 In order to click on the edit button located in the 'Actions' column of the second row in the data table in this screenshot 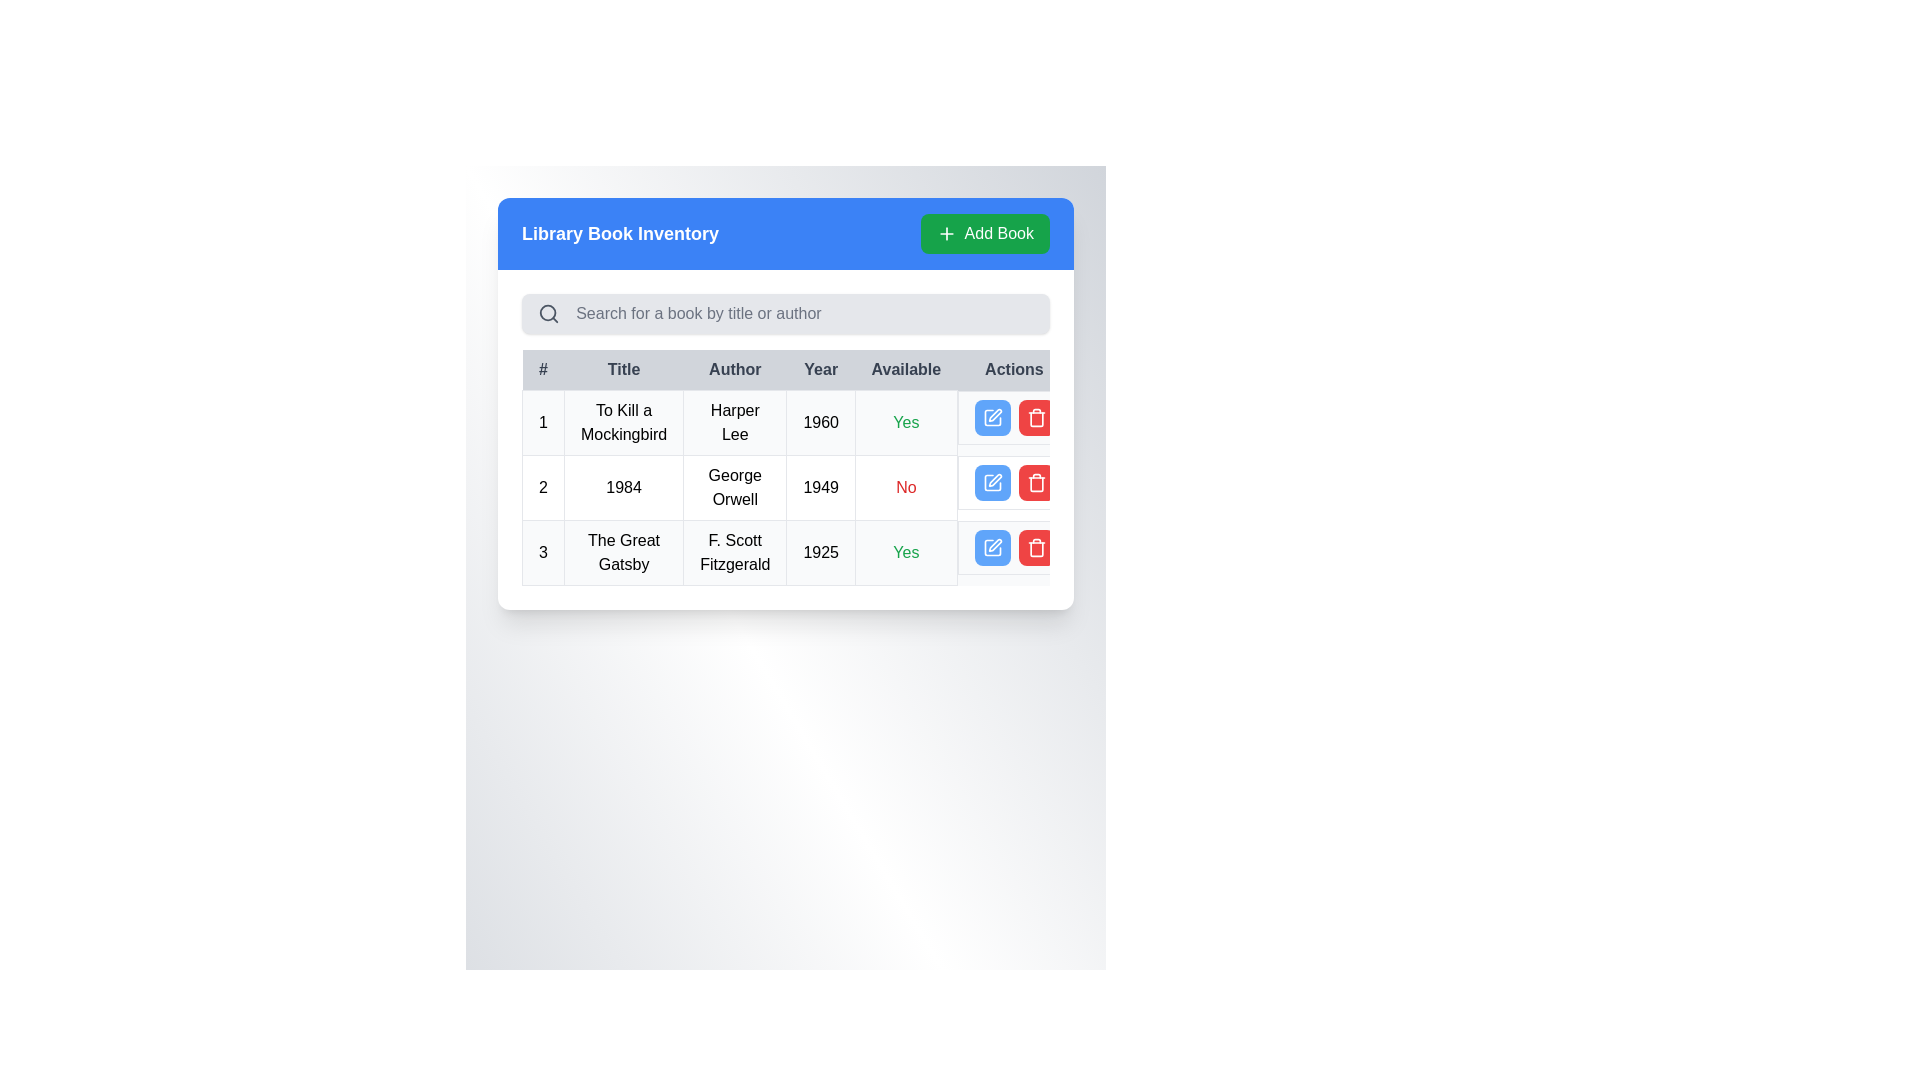, I will do `click(992, 482)`.